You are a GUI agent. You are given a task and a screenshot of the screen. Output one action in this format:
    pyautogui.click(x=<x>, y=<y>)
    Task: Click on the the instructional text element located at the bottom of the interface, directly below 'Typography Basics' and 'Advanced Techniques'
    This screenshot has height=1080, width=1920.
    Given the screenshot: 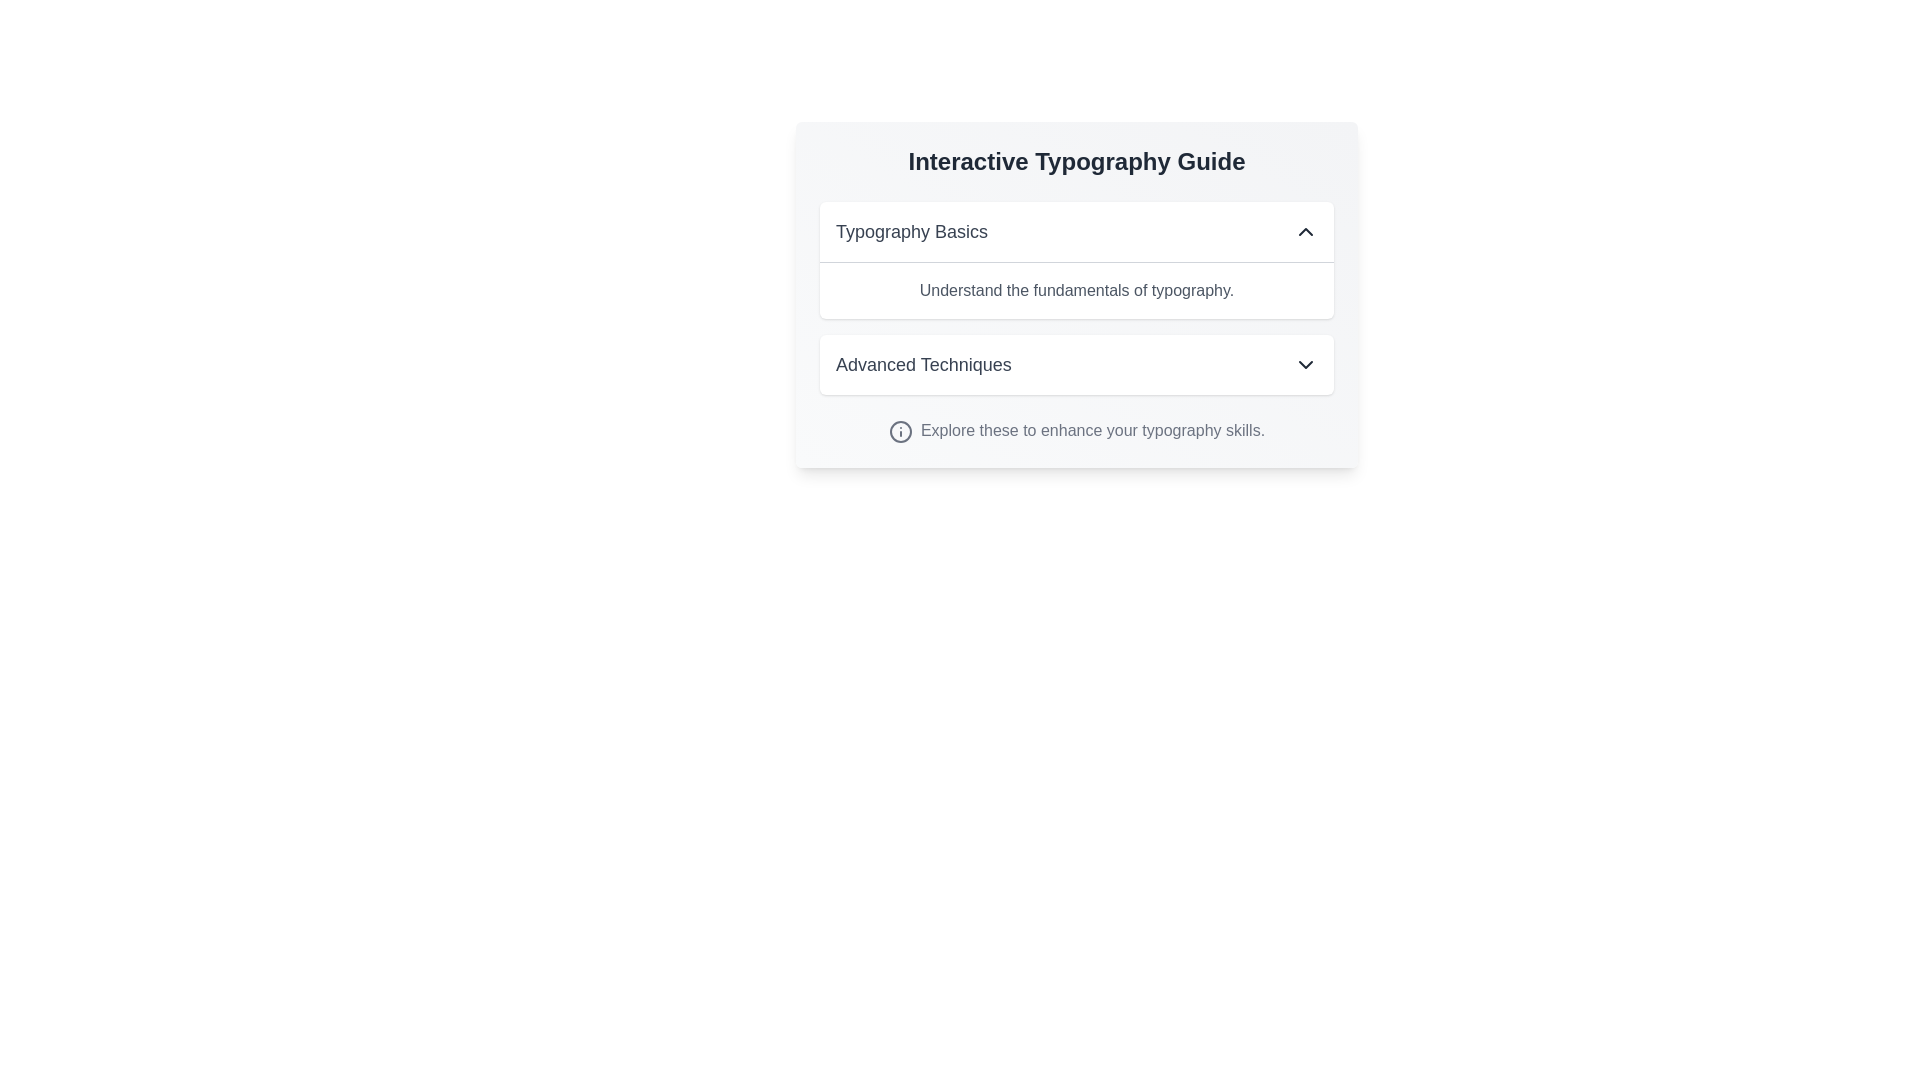 What is the action you would take?
    pyautogui.click(x=1075, y=430)
    